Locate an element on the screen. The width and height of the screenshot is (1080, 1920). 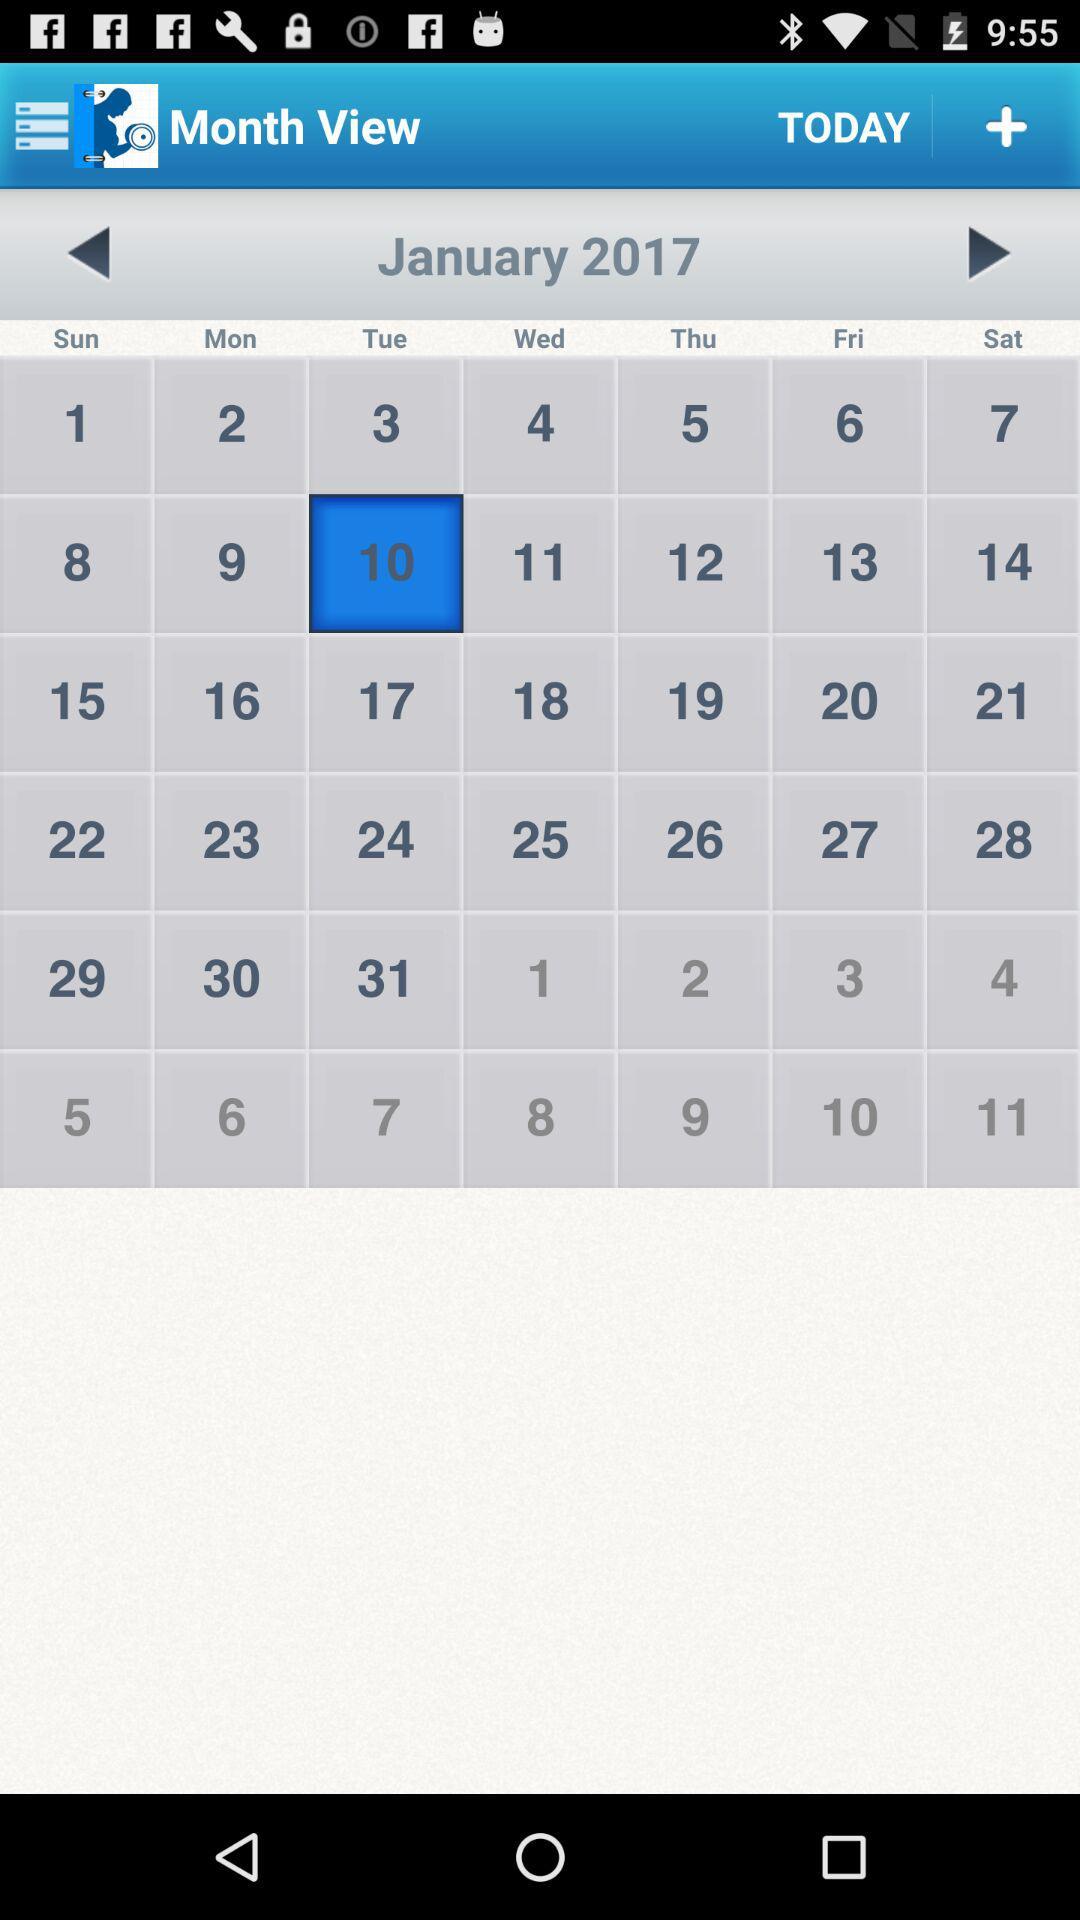
new entry is located at coordinates (1006, 124).